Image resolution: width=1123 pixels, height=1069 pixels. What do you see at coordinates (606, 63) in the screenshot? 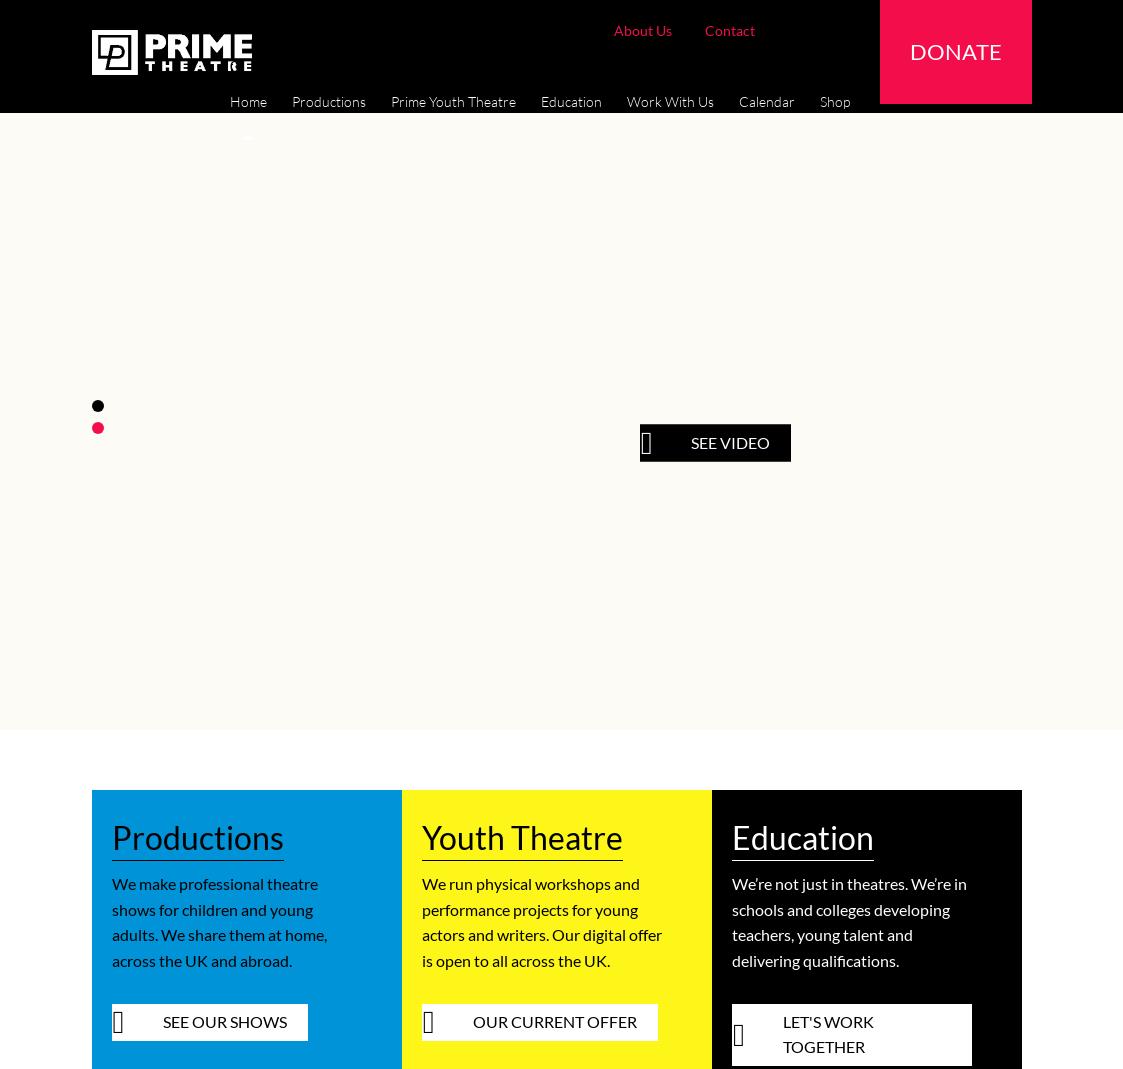
I see `'£5'` at bounding box center [606, 63].